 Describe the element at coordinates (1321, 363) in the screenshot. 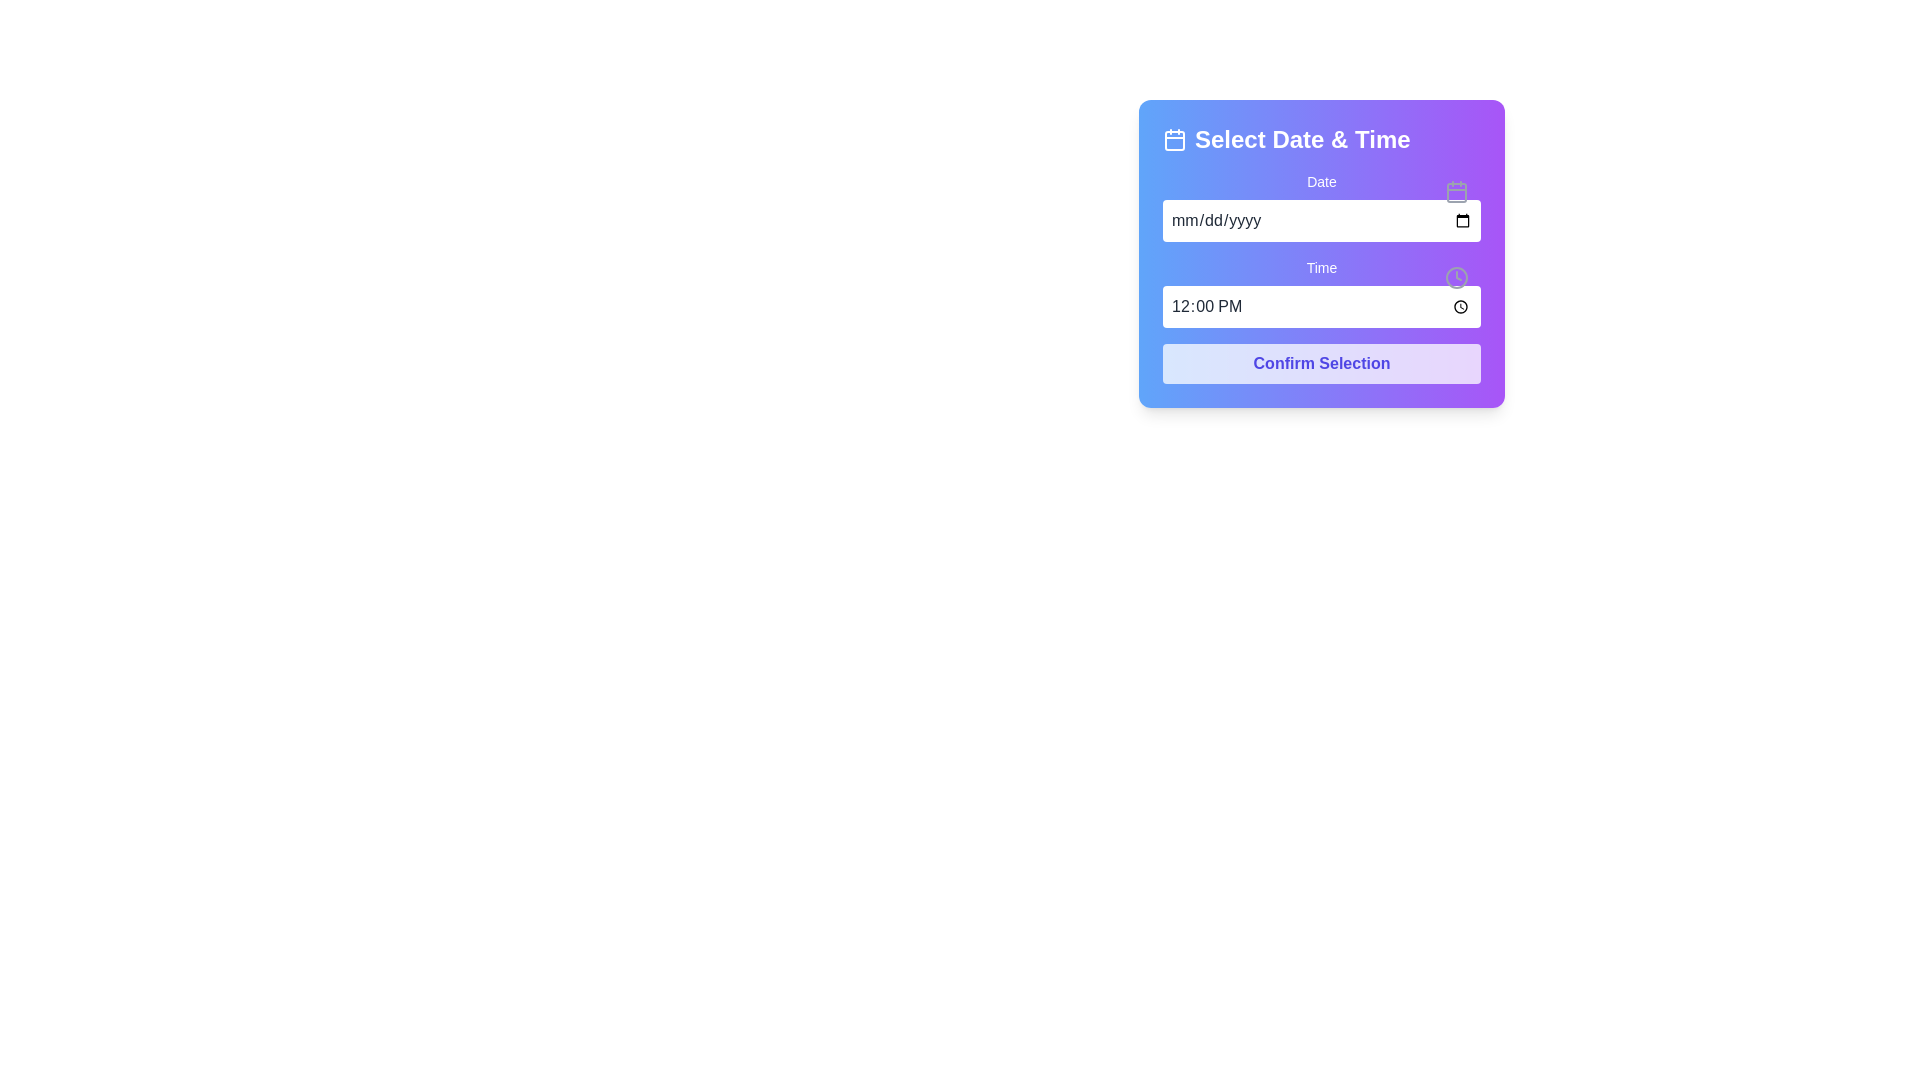

I see `the submit button located at the bottom of the date and time selection panel to observe the hover effect` at that location.